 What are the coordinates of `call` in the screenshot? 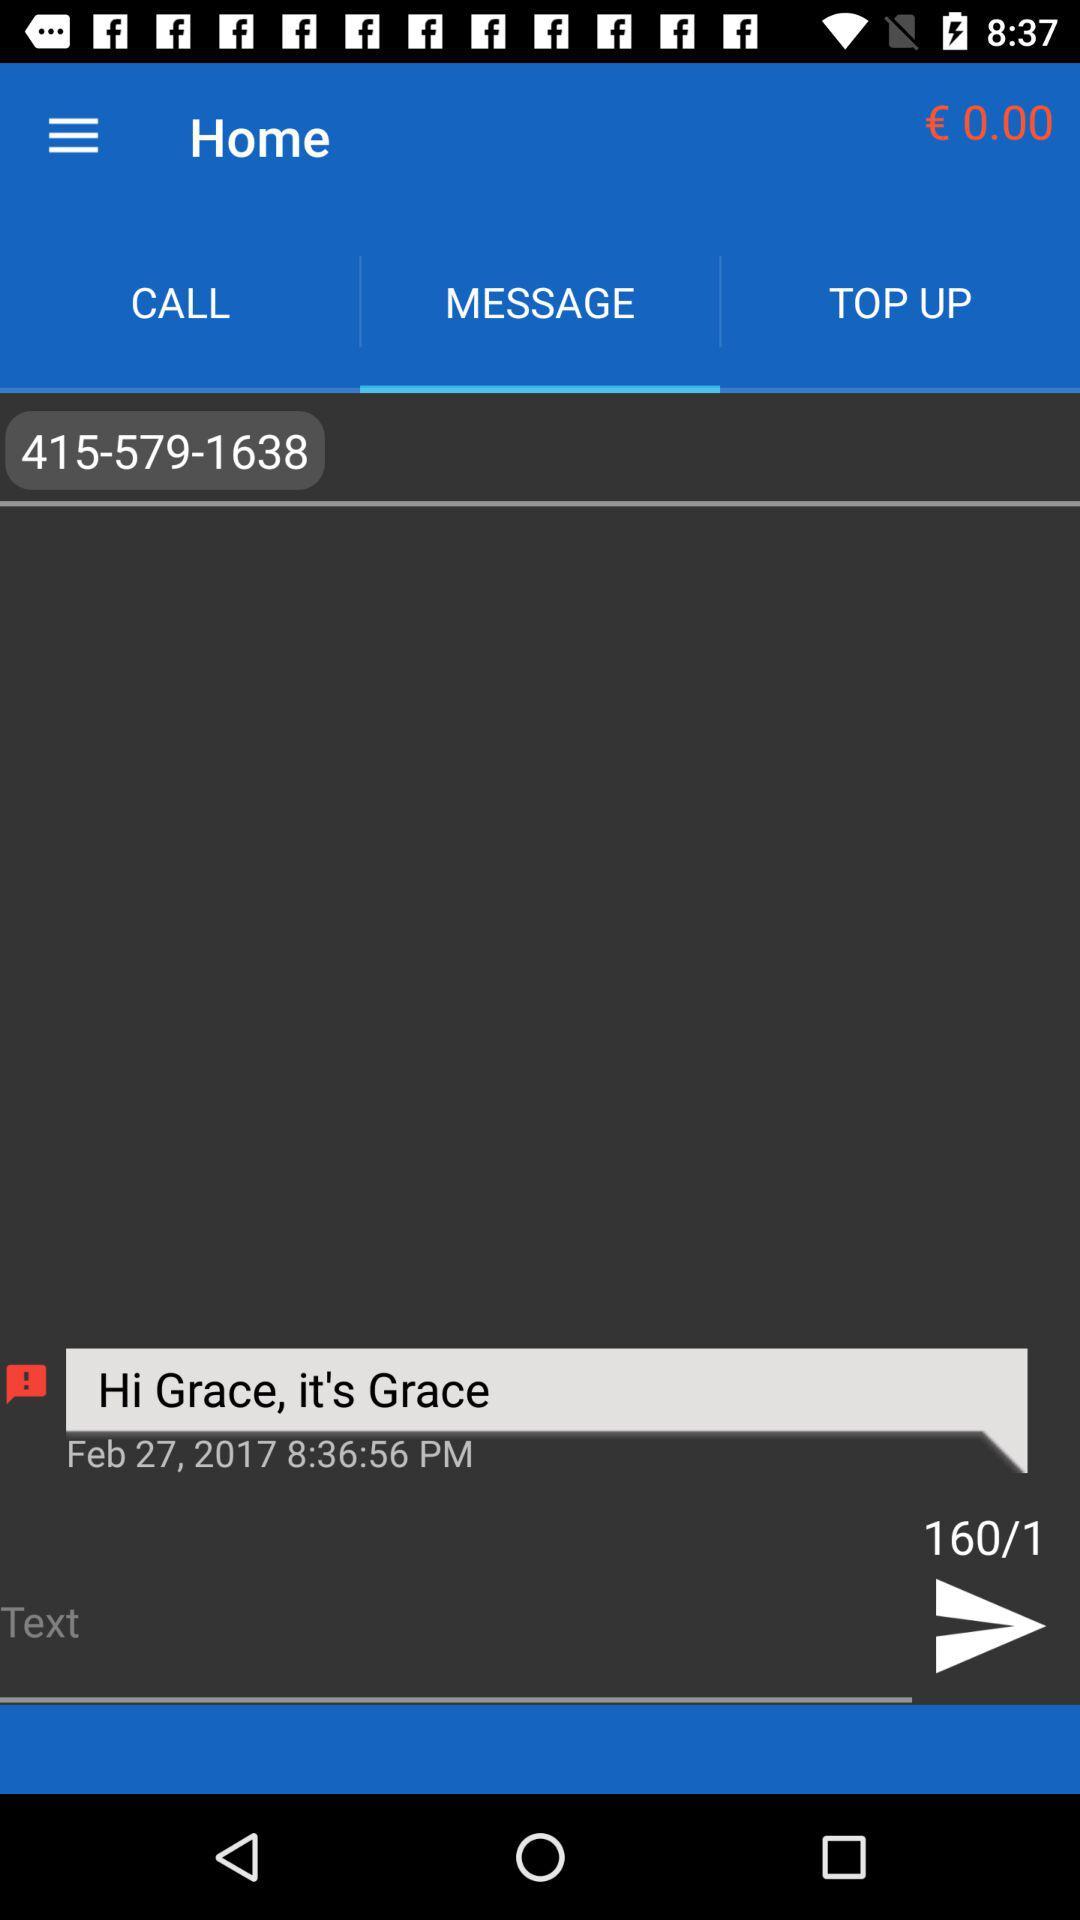 It's located at (180, 300).